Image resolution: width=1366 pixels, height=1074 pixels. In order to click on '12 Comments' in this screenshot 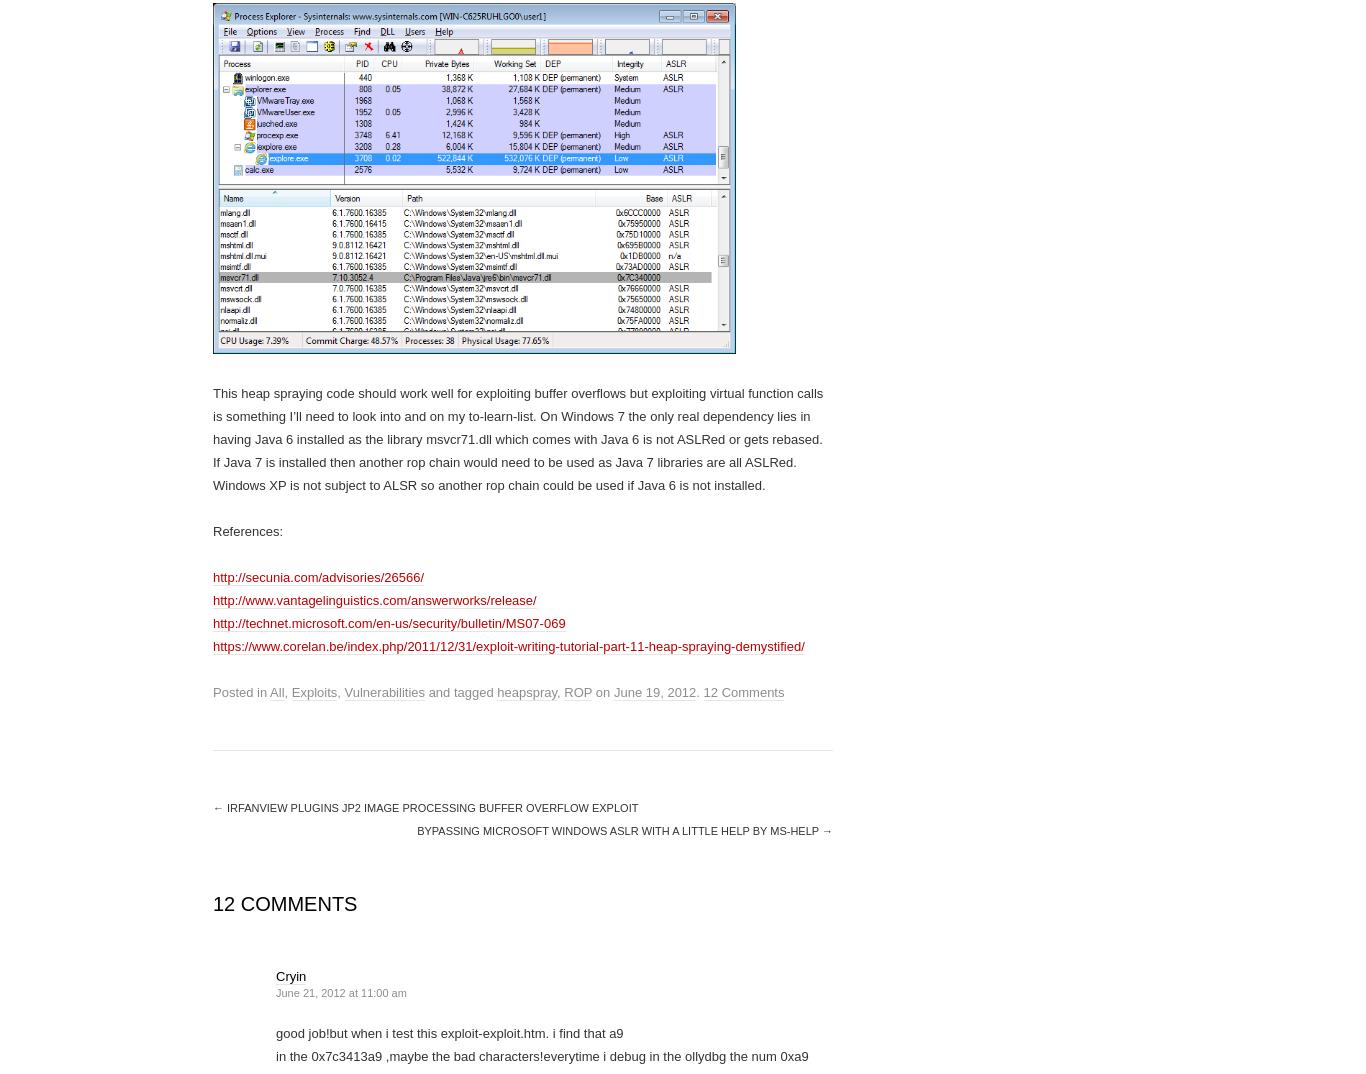, I will do `click(743, 691)`.